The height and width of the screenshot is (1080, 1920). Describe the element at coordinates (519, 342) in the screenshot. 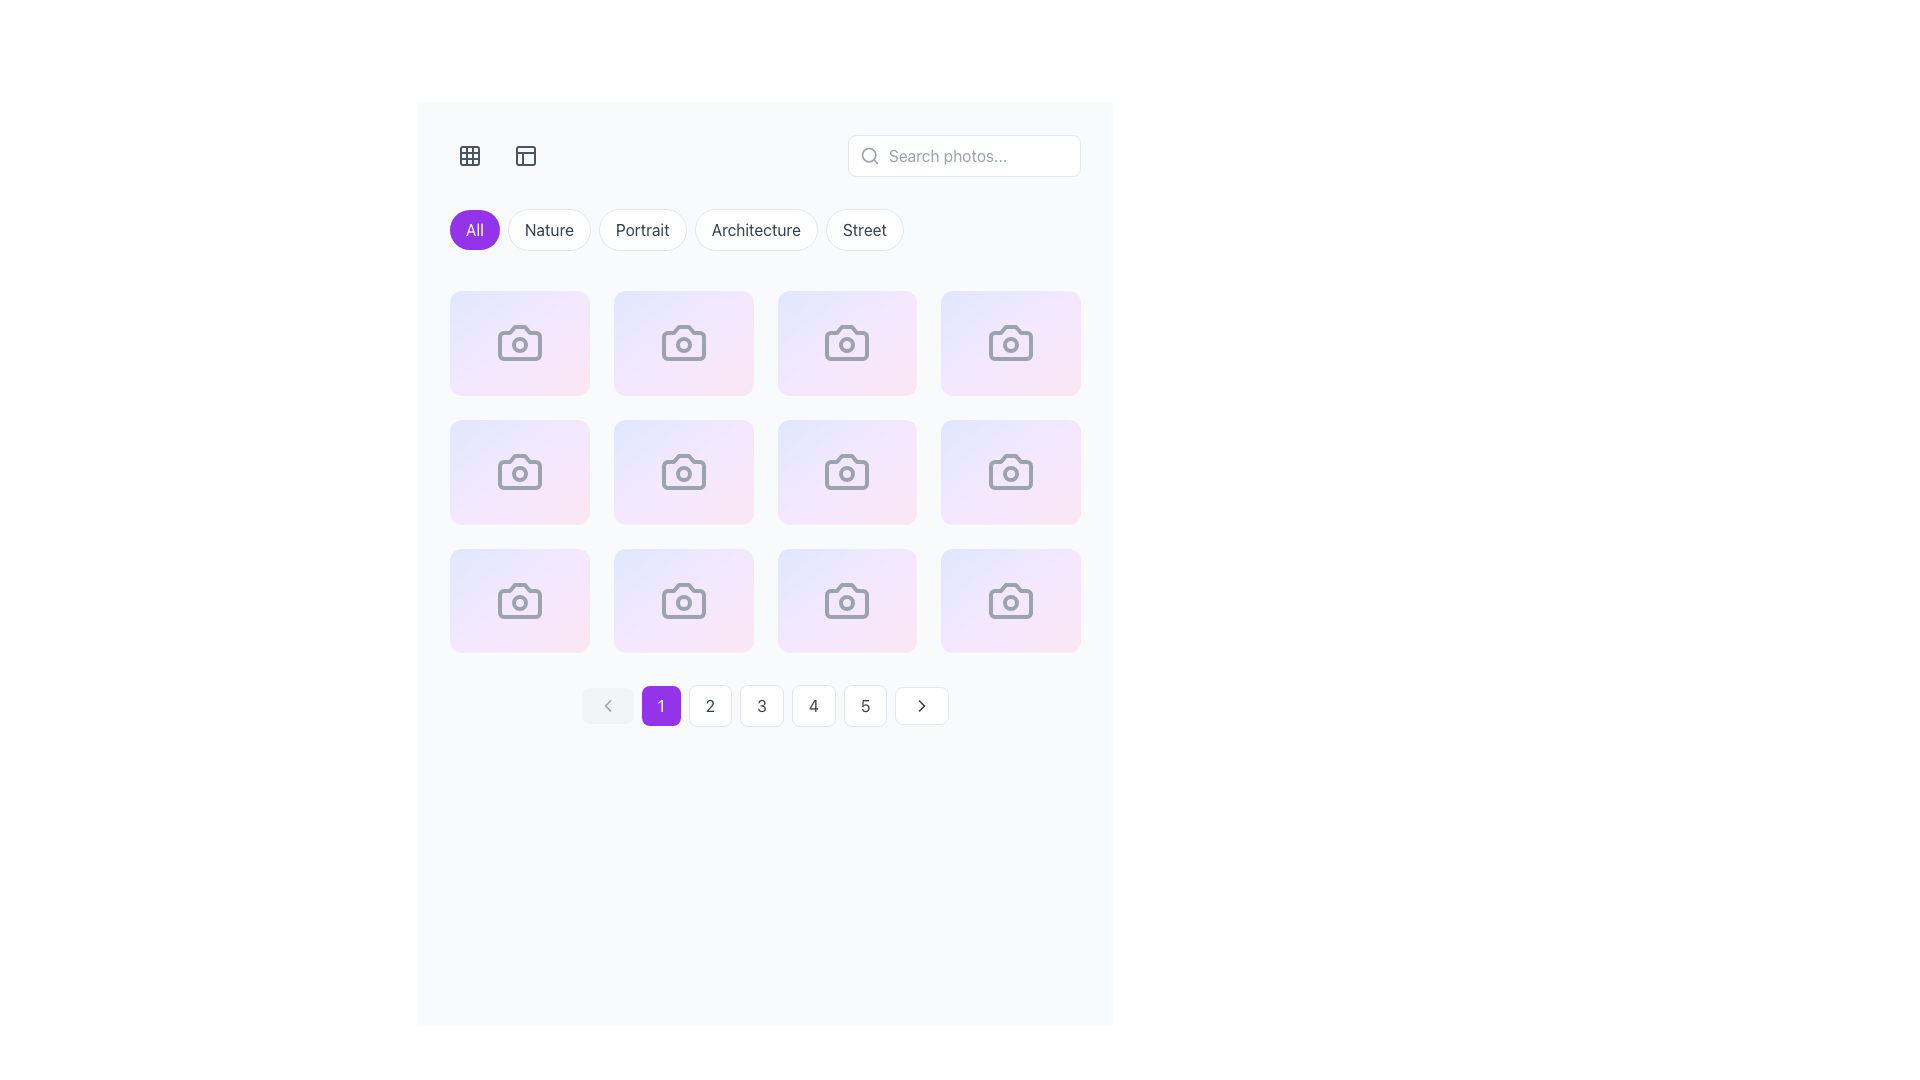

I see `the camera icon located in the first row and first column of the grid layout` at that location.